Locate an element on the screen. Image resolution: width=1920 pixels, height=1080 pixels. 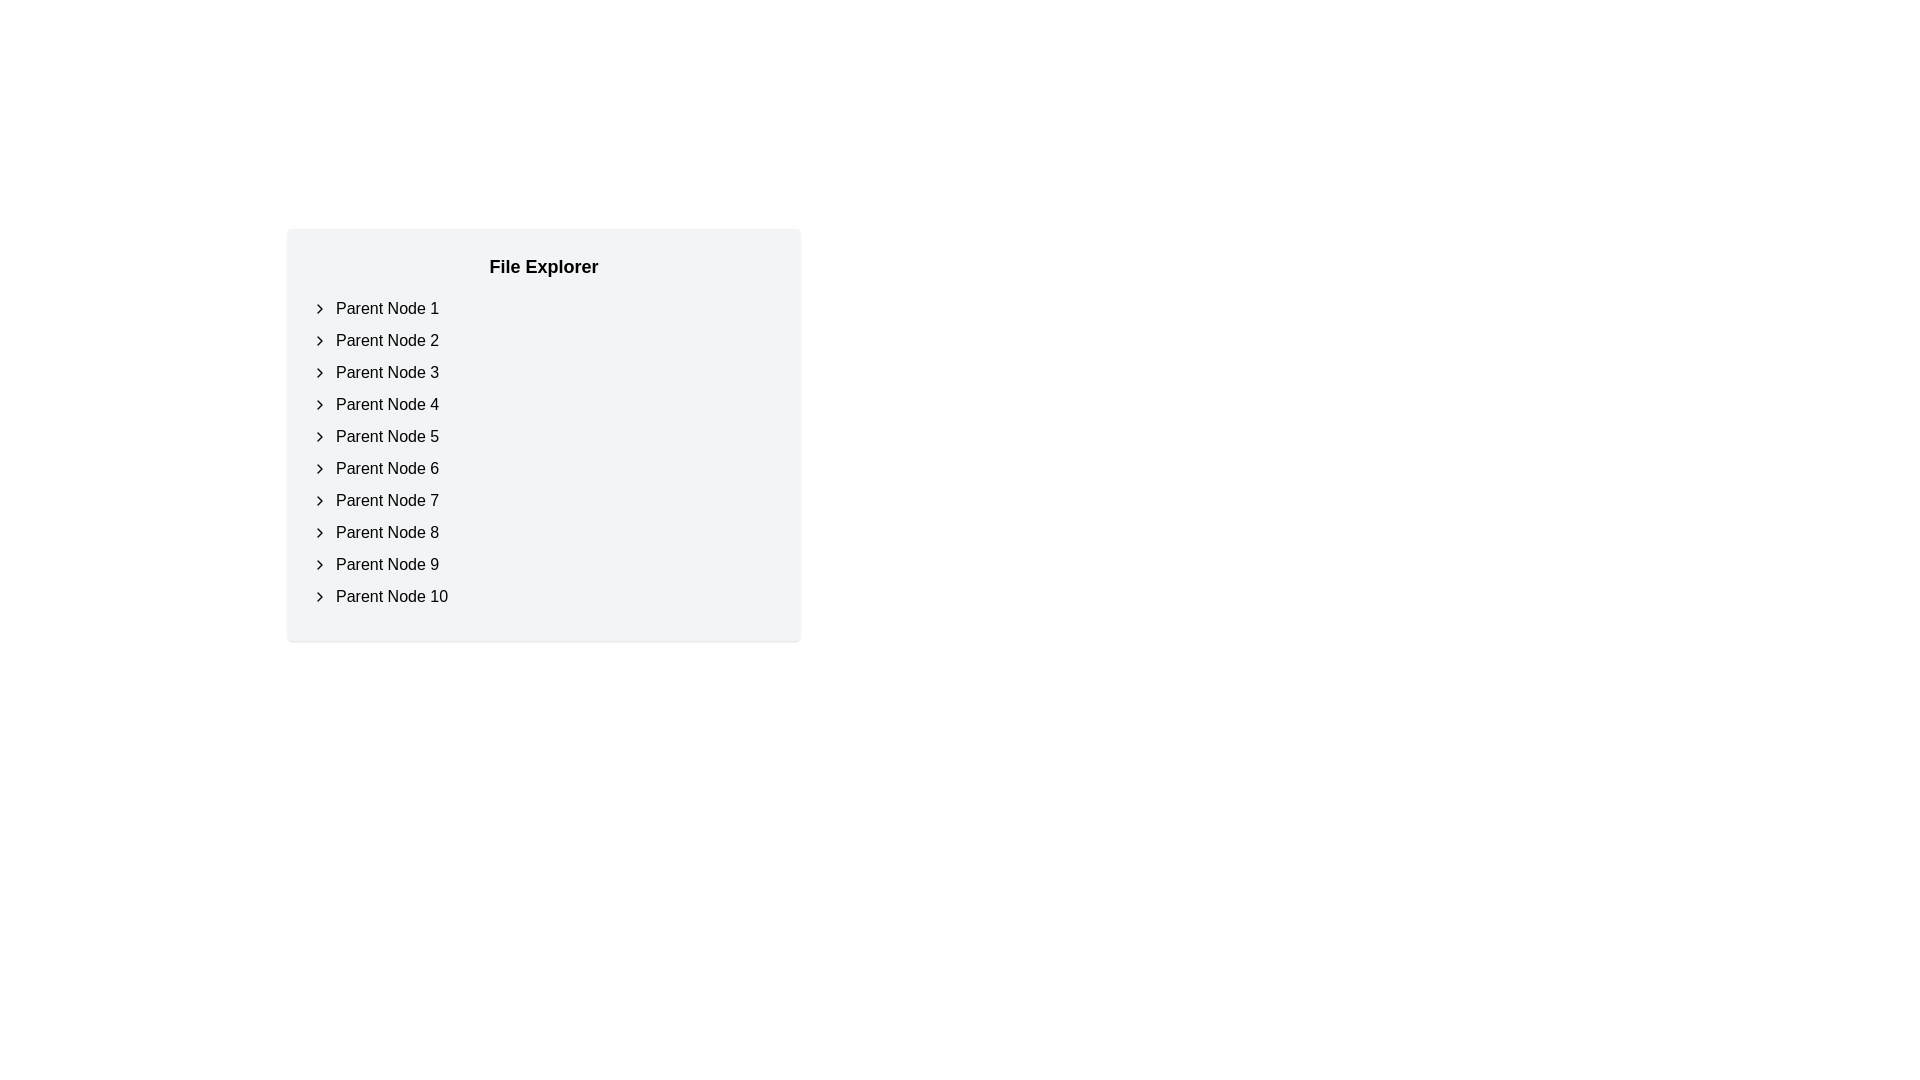
the fourth entry in the 'File Explorer' list is located at coordinates (543, 405).